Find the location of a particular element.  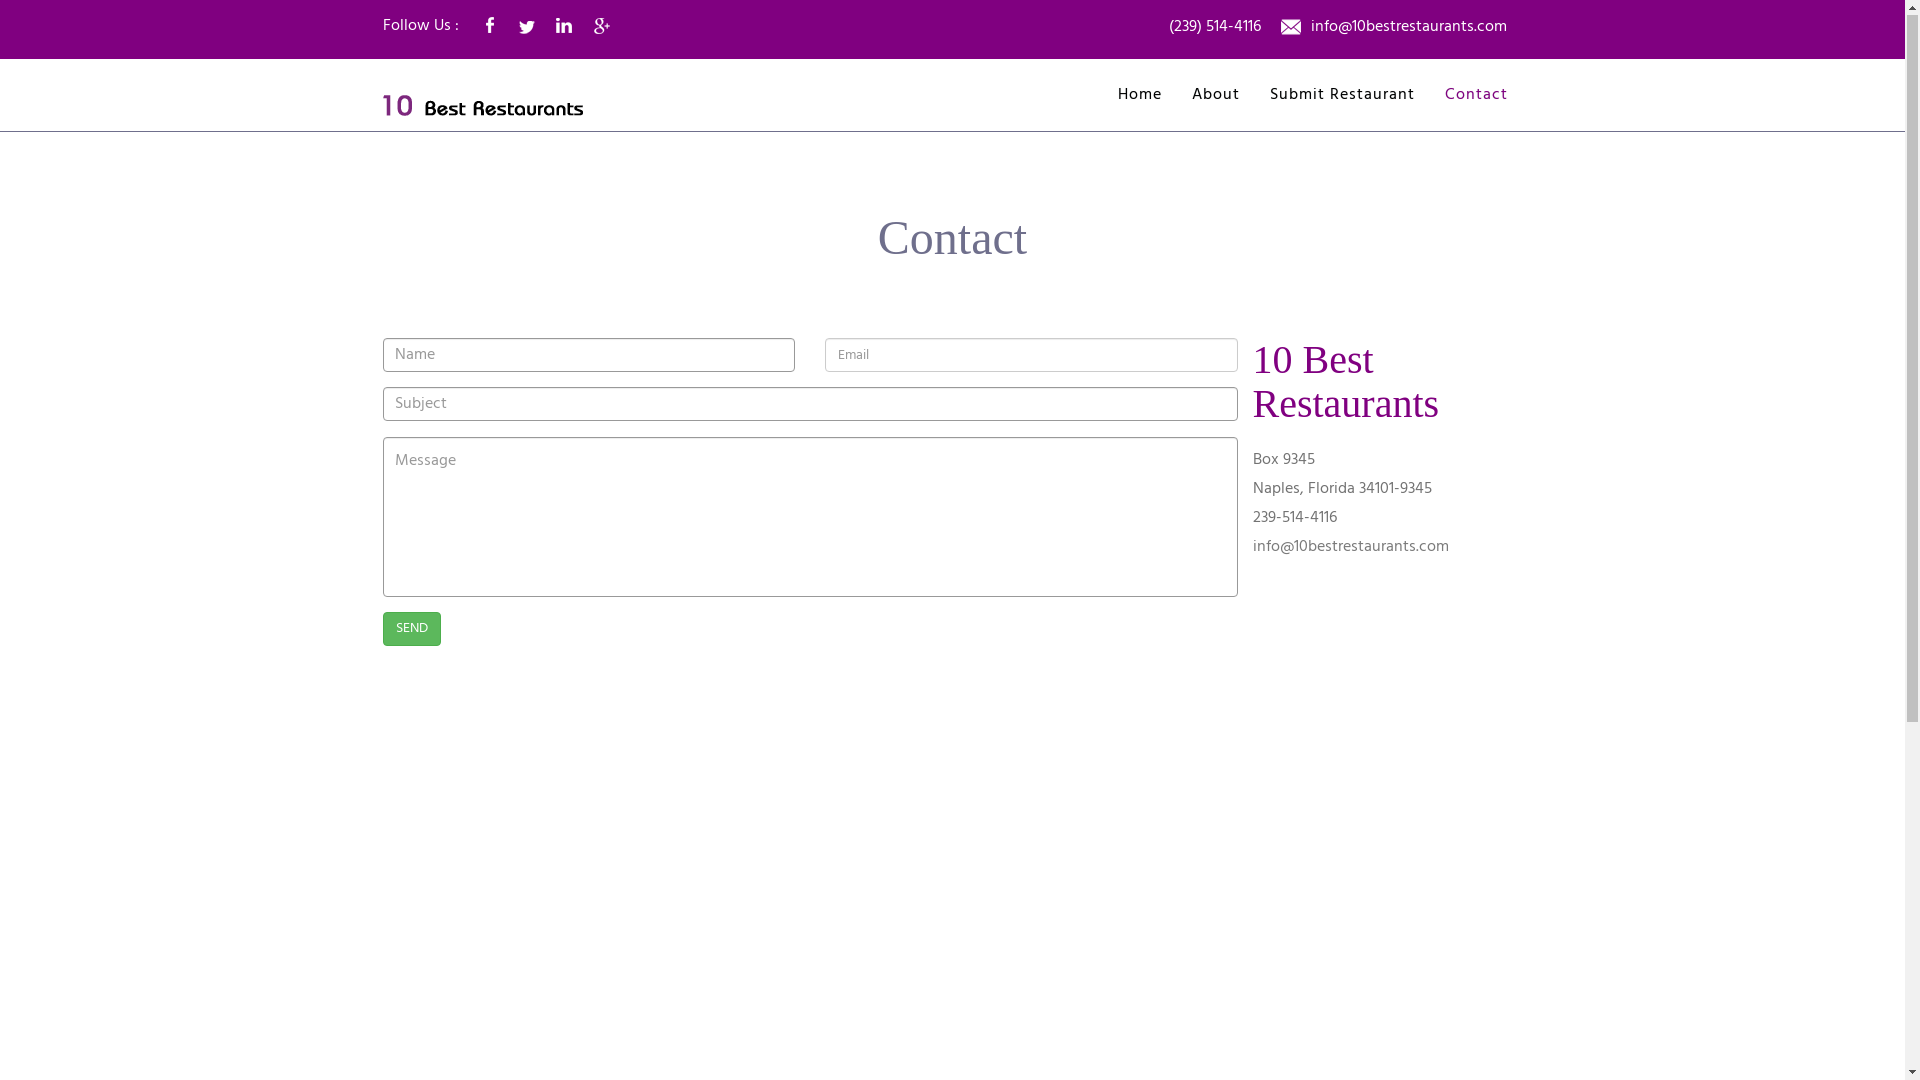

'Submit Restaurant' is located at coordinates (1342, 96).